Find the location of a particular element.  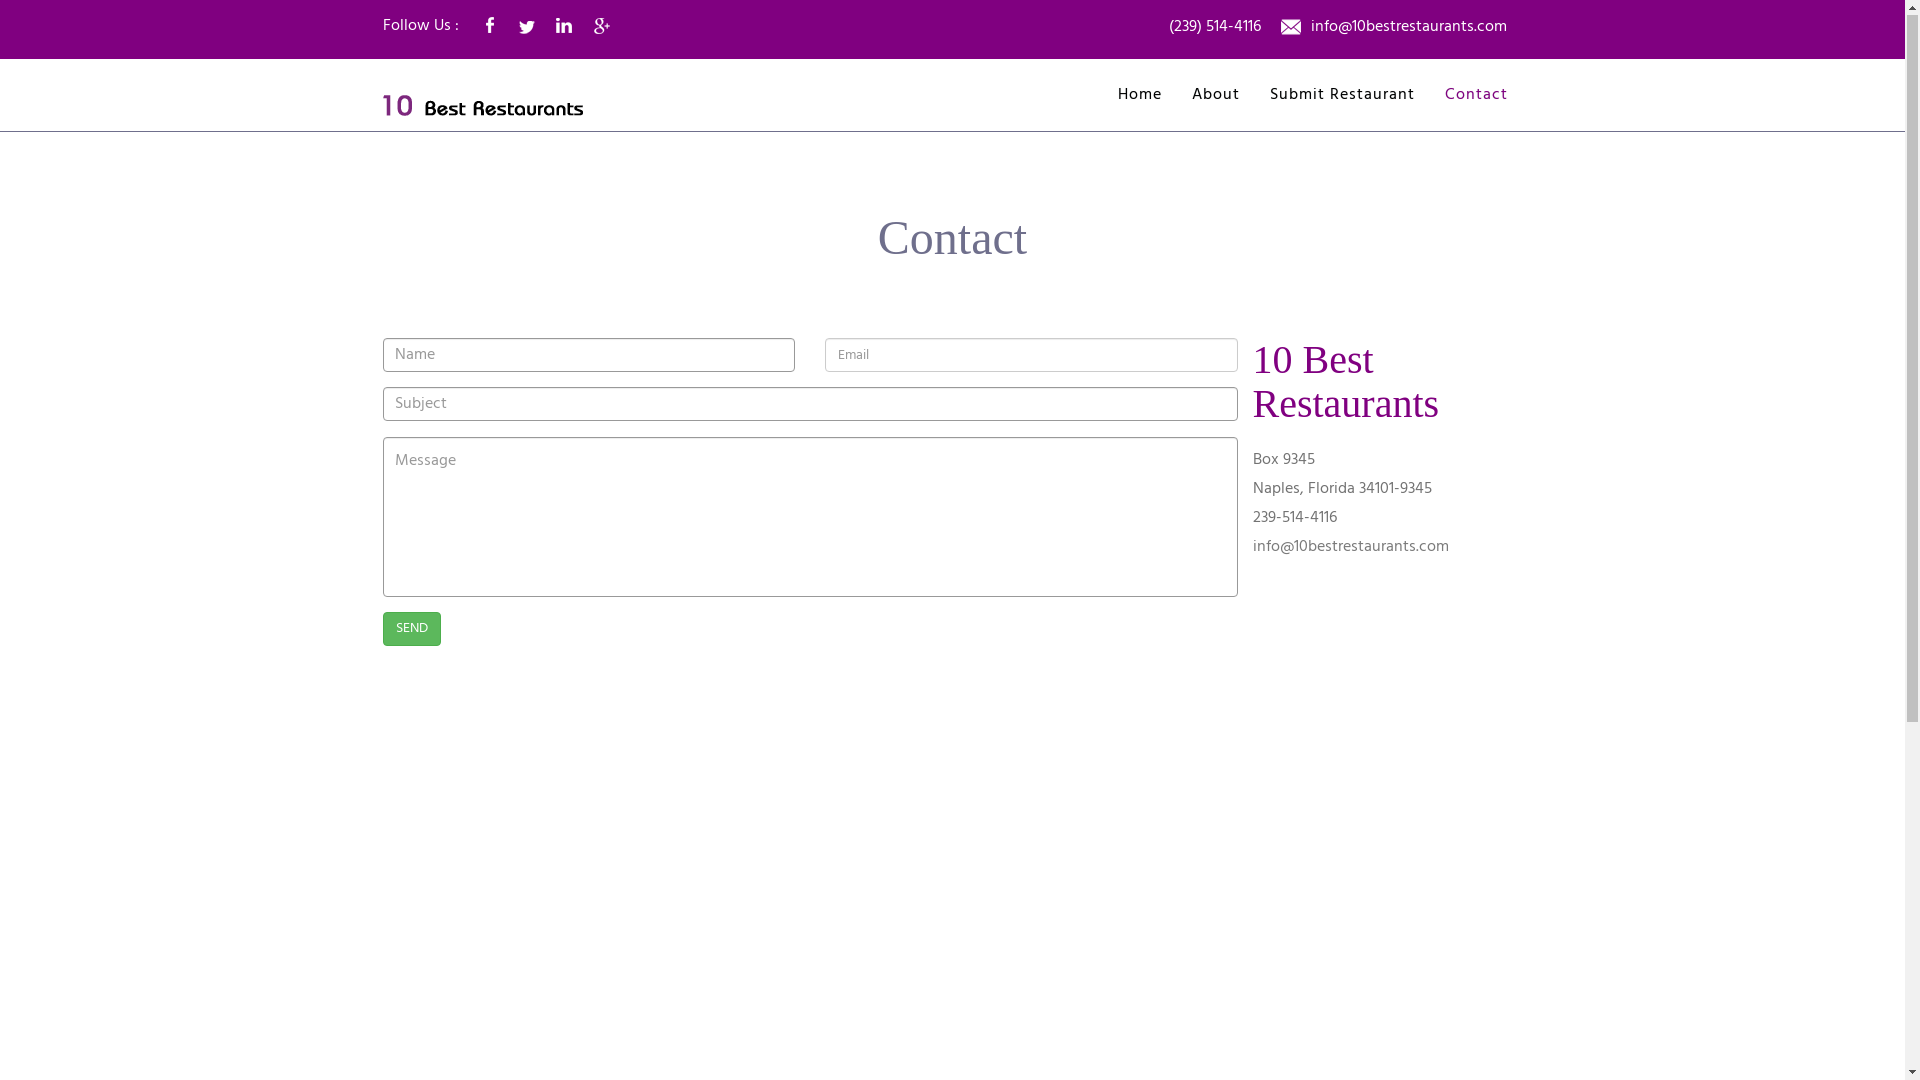

'Submit Restaurant' is located at coordinates (1342, 96).